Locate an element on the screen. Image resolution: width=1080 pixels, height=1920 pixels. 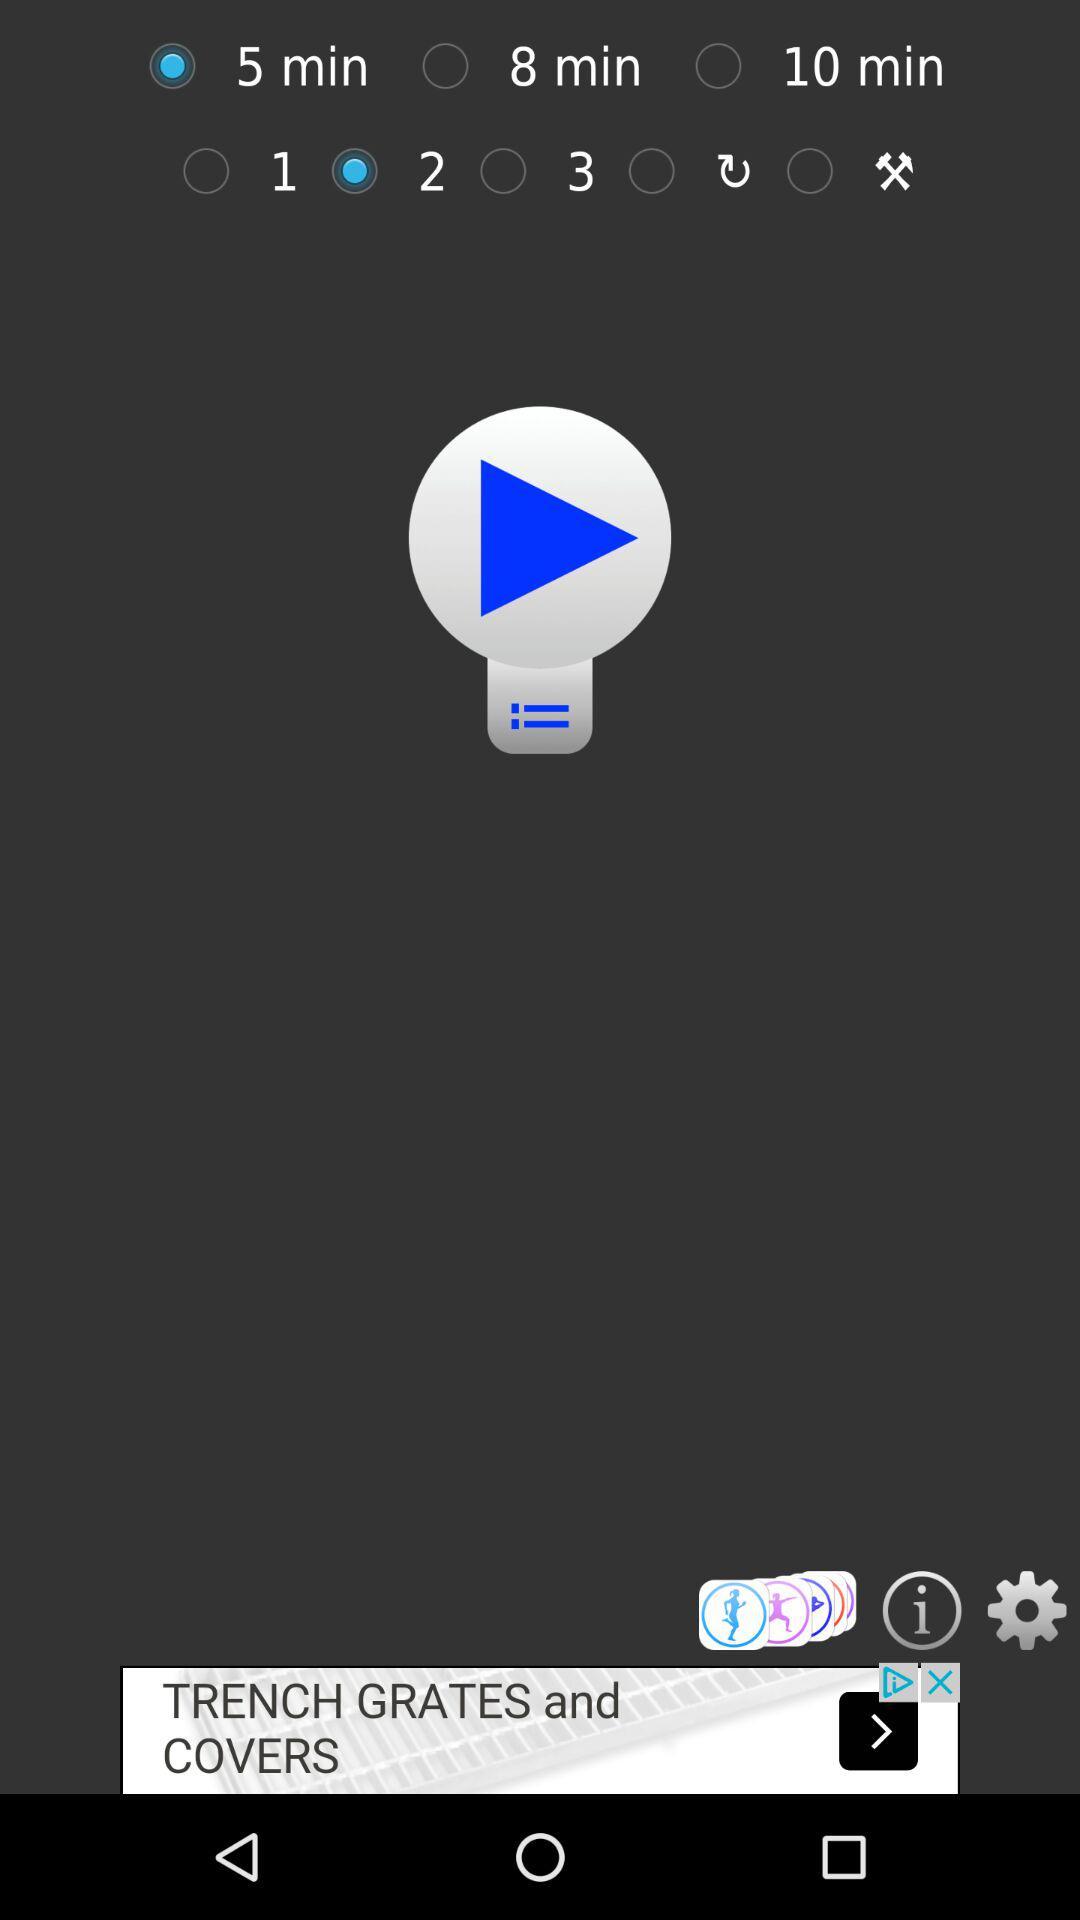
5 minutes is located at coordinates (182, 66).